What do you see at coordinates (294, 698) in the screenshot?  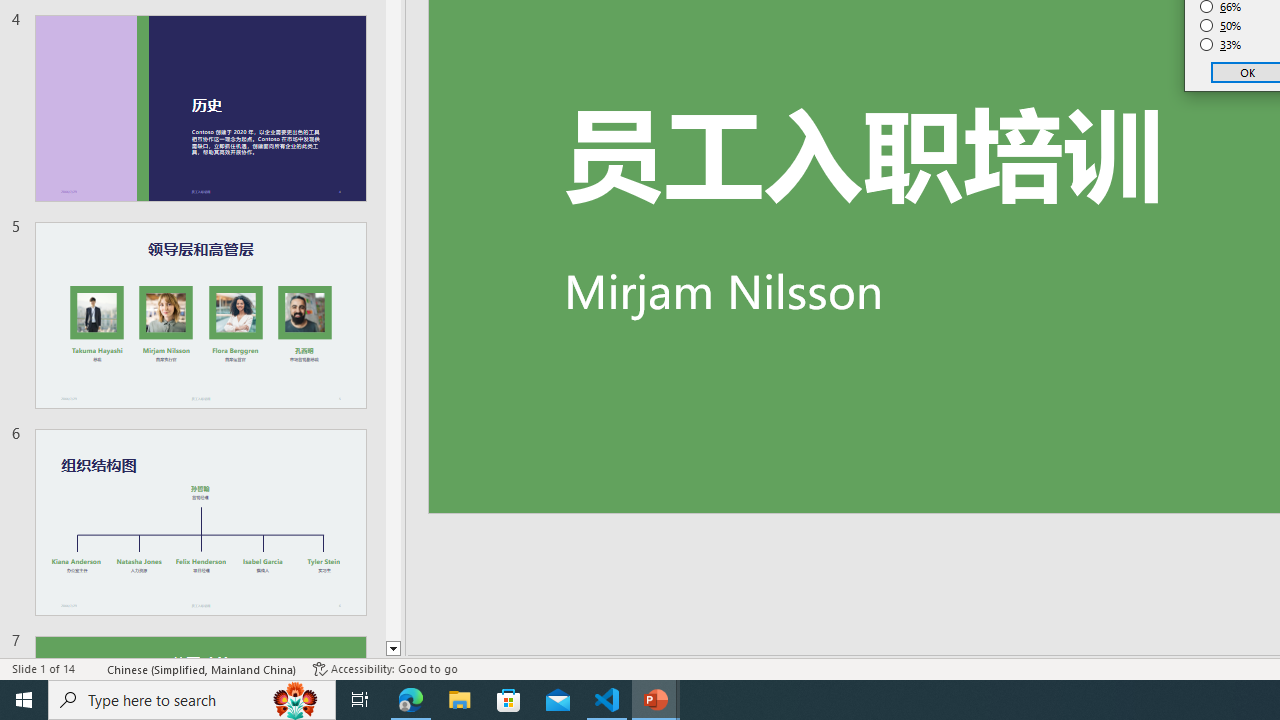 I see `'Search highlights icon opens search home window'` at bounding box center [294, 698].